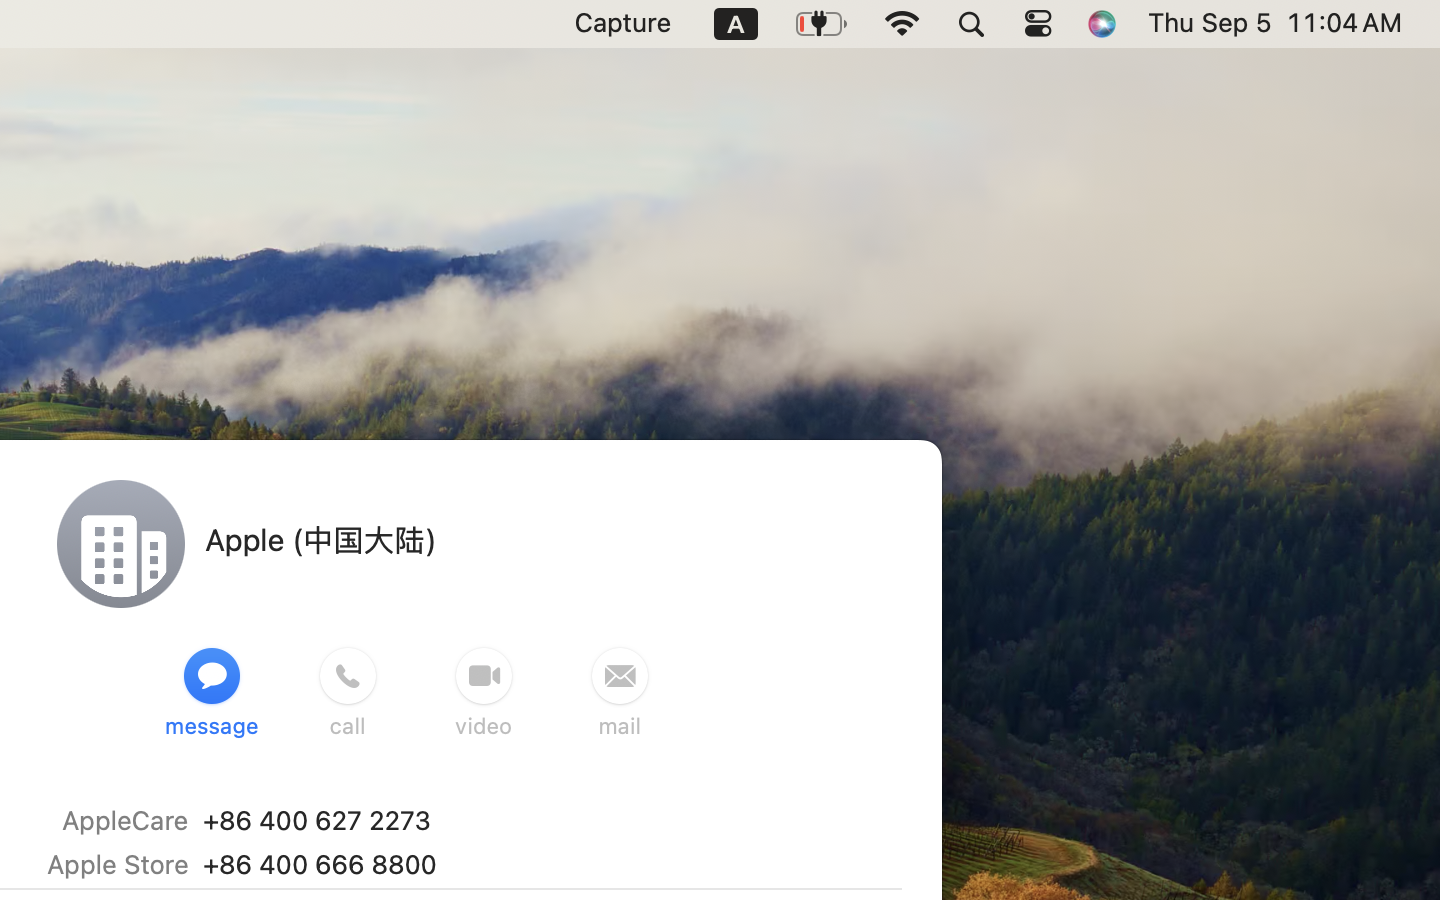 The width and height of the screenshot is (1440, 900). Describe the element at coordinates (319, 538) in the screenshot. I see `'Apple (中国大陆)'` at that location.